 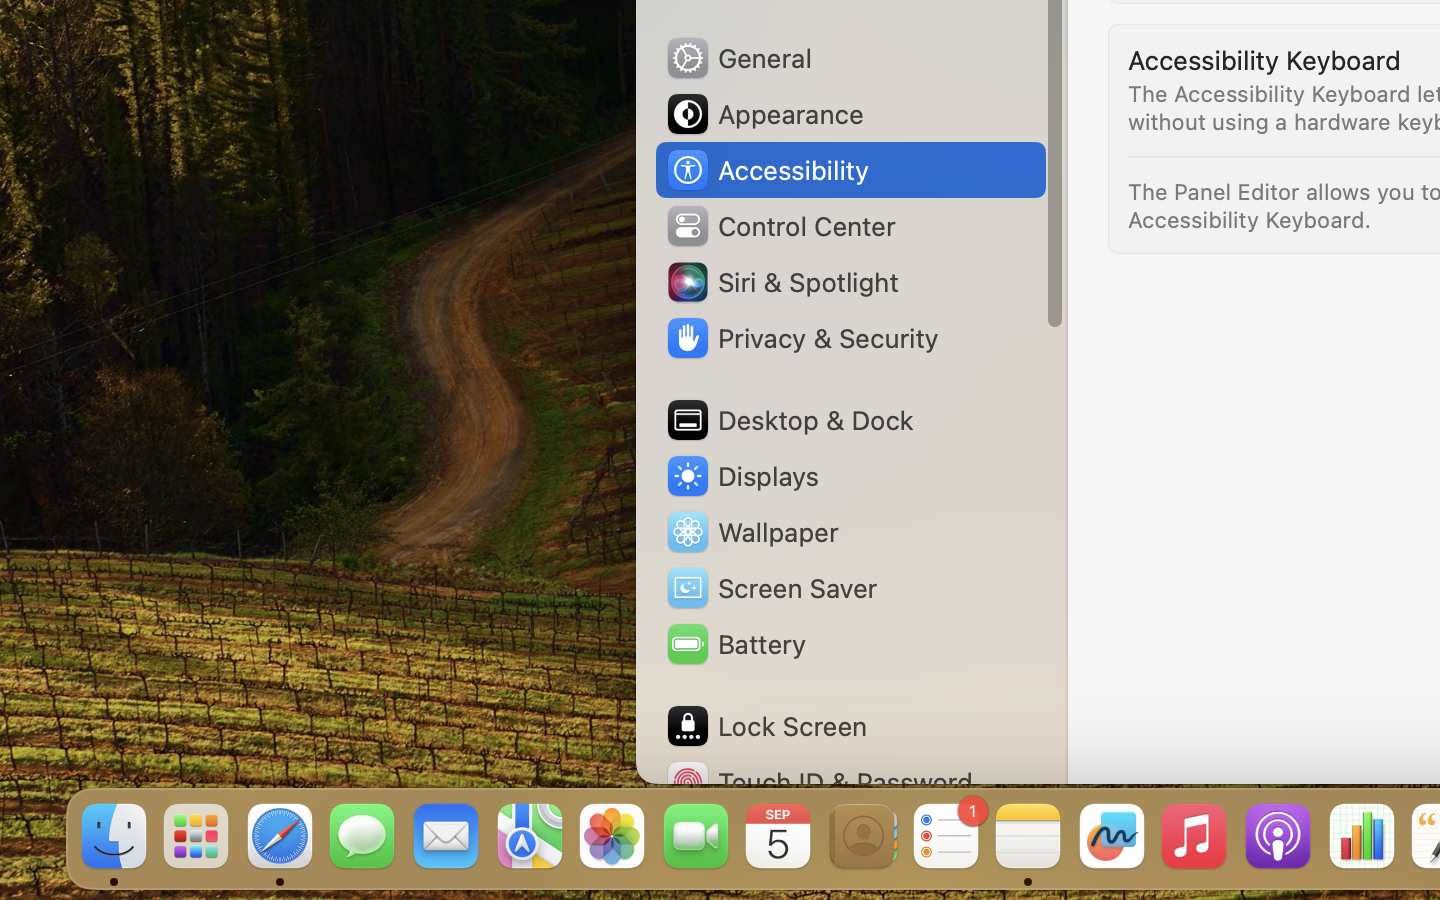 I want to click on 'General', so click(x=736, y=56).